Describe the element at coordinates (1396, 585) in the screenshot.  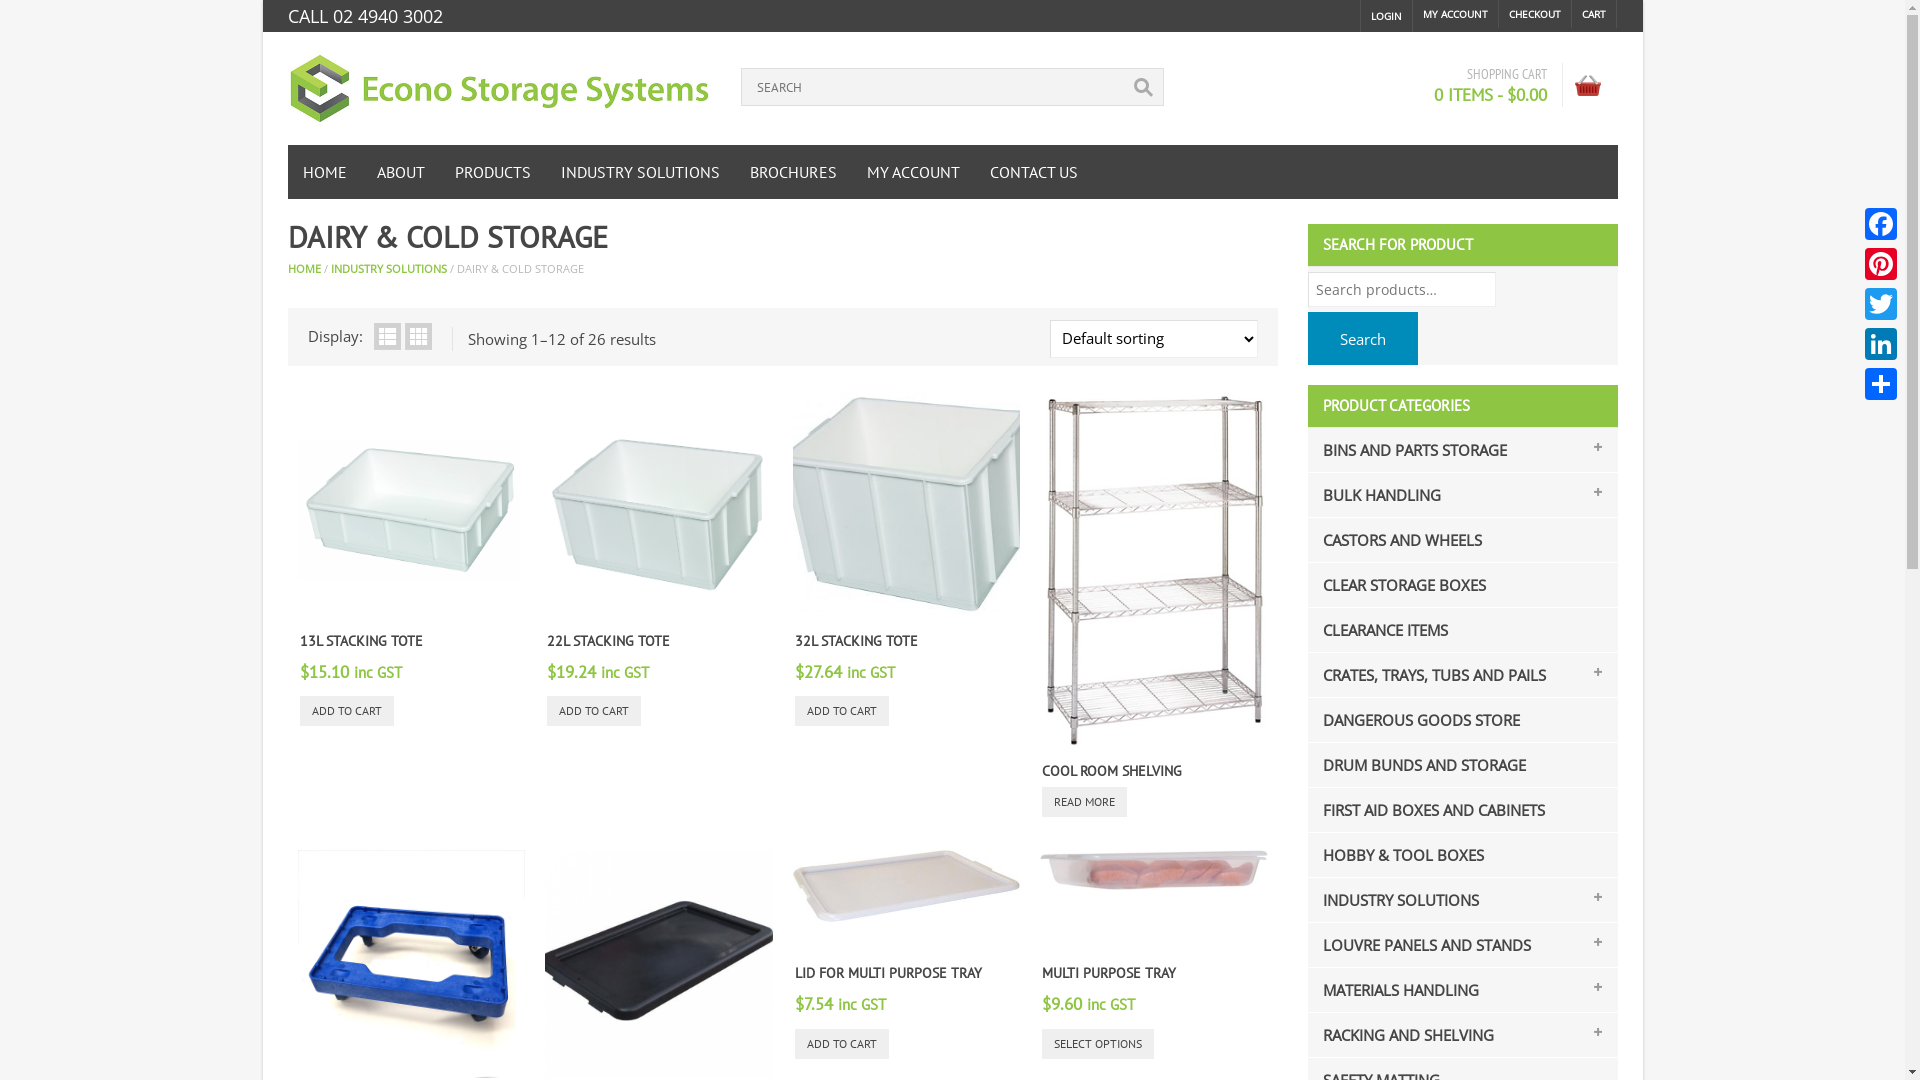
I see `'CLEAR STORAGE BOXES'` at that location.